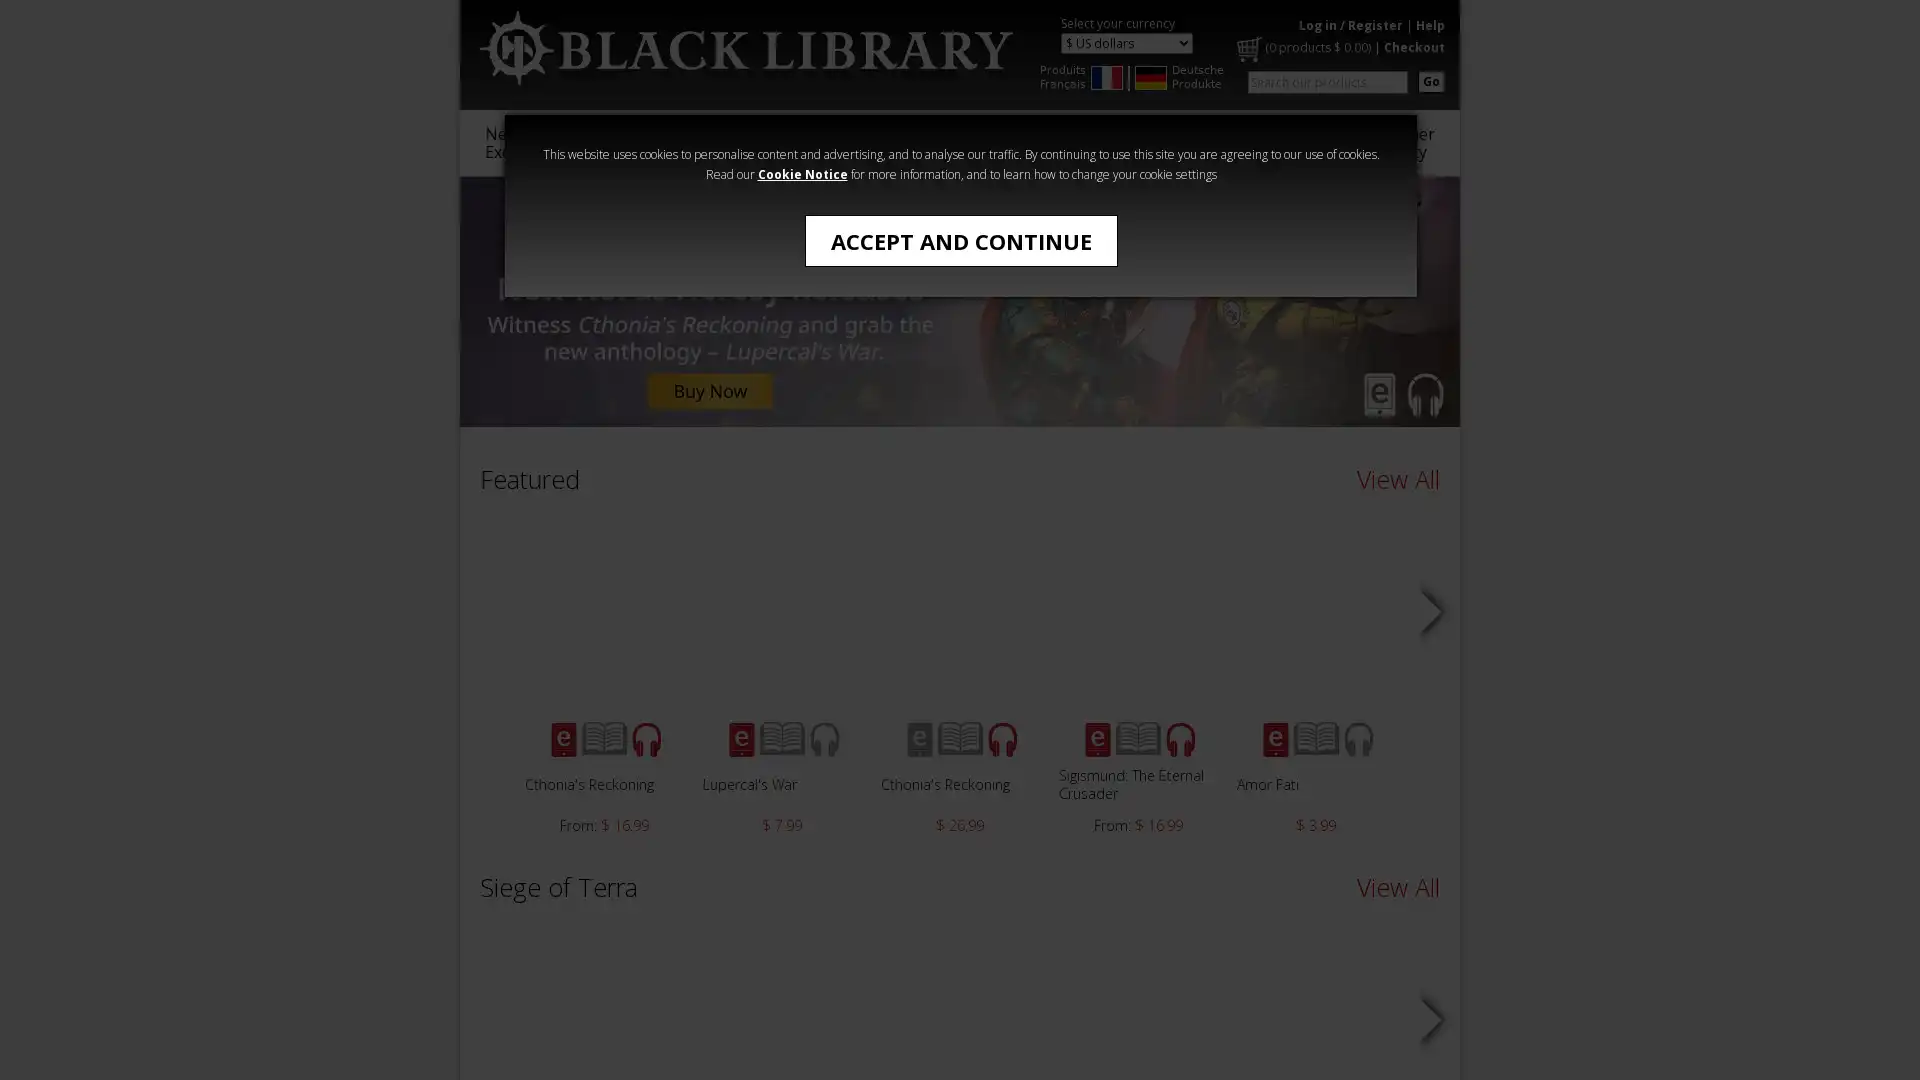 Image resolution: width=1920 pixels, height=1080 pixels. Describe the element at coordinates (1430, 80) in the screenshot. I see `Go` at that location.